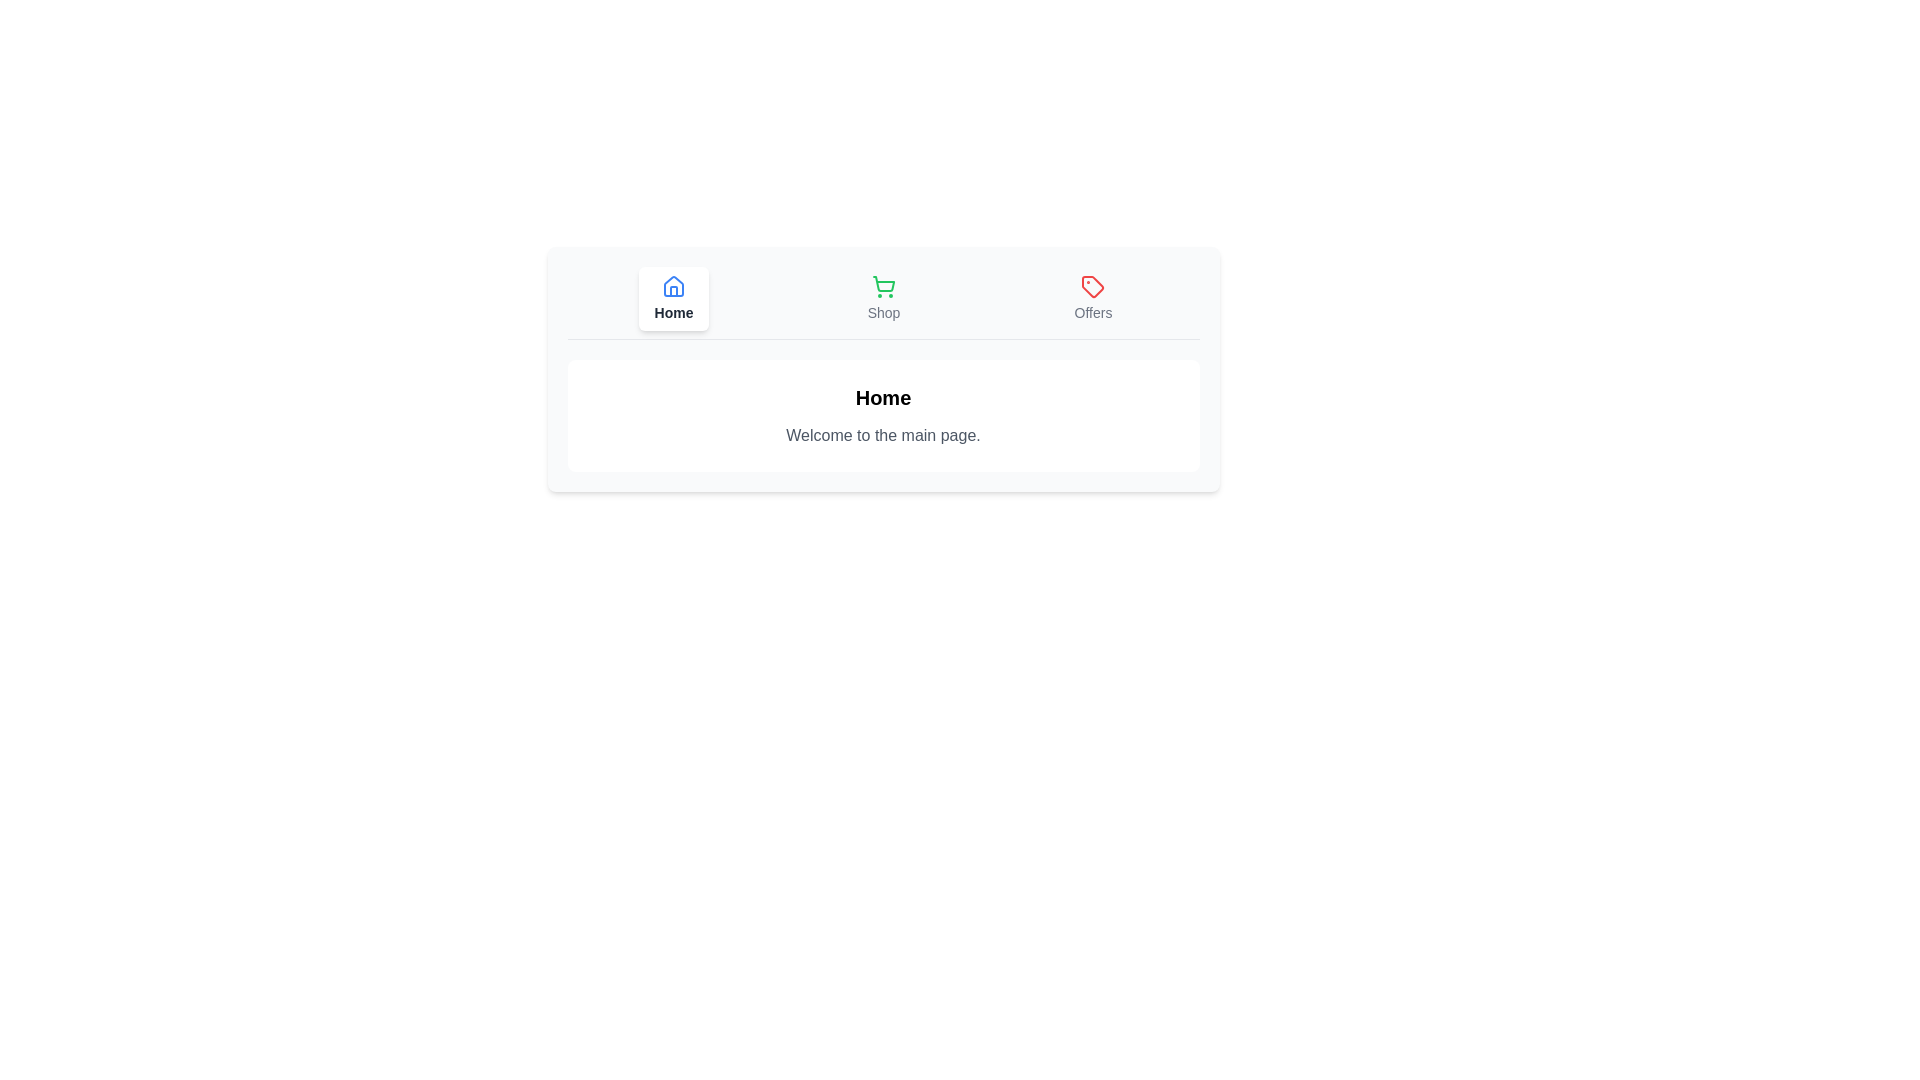 The height and width of the screenshot is (1080, 1920). I want to click on the button corresponding to the section Home to select it, so click(673, 299).